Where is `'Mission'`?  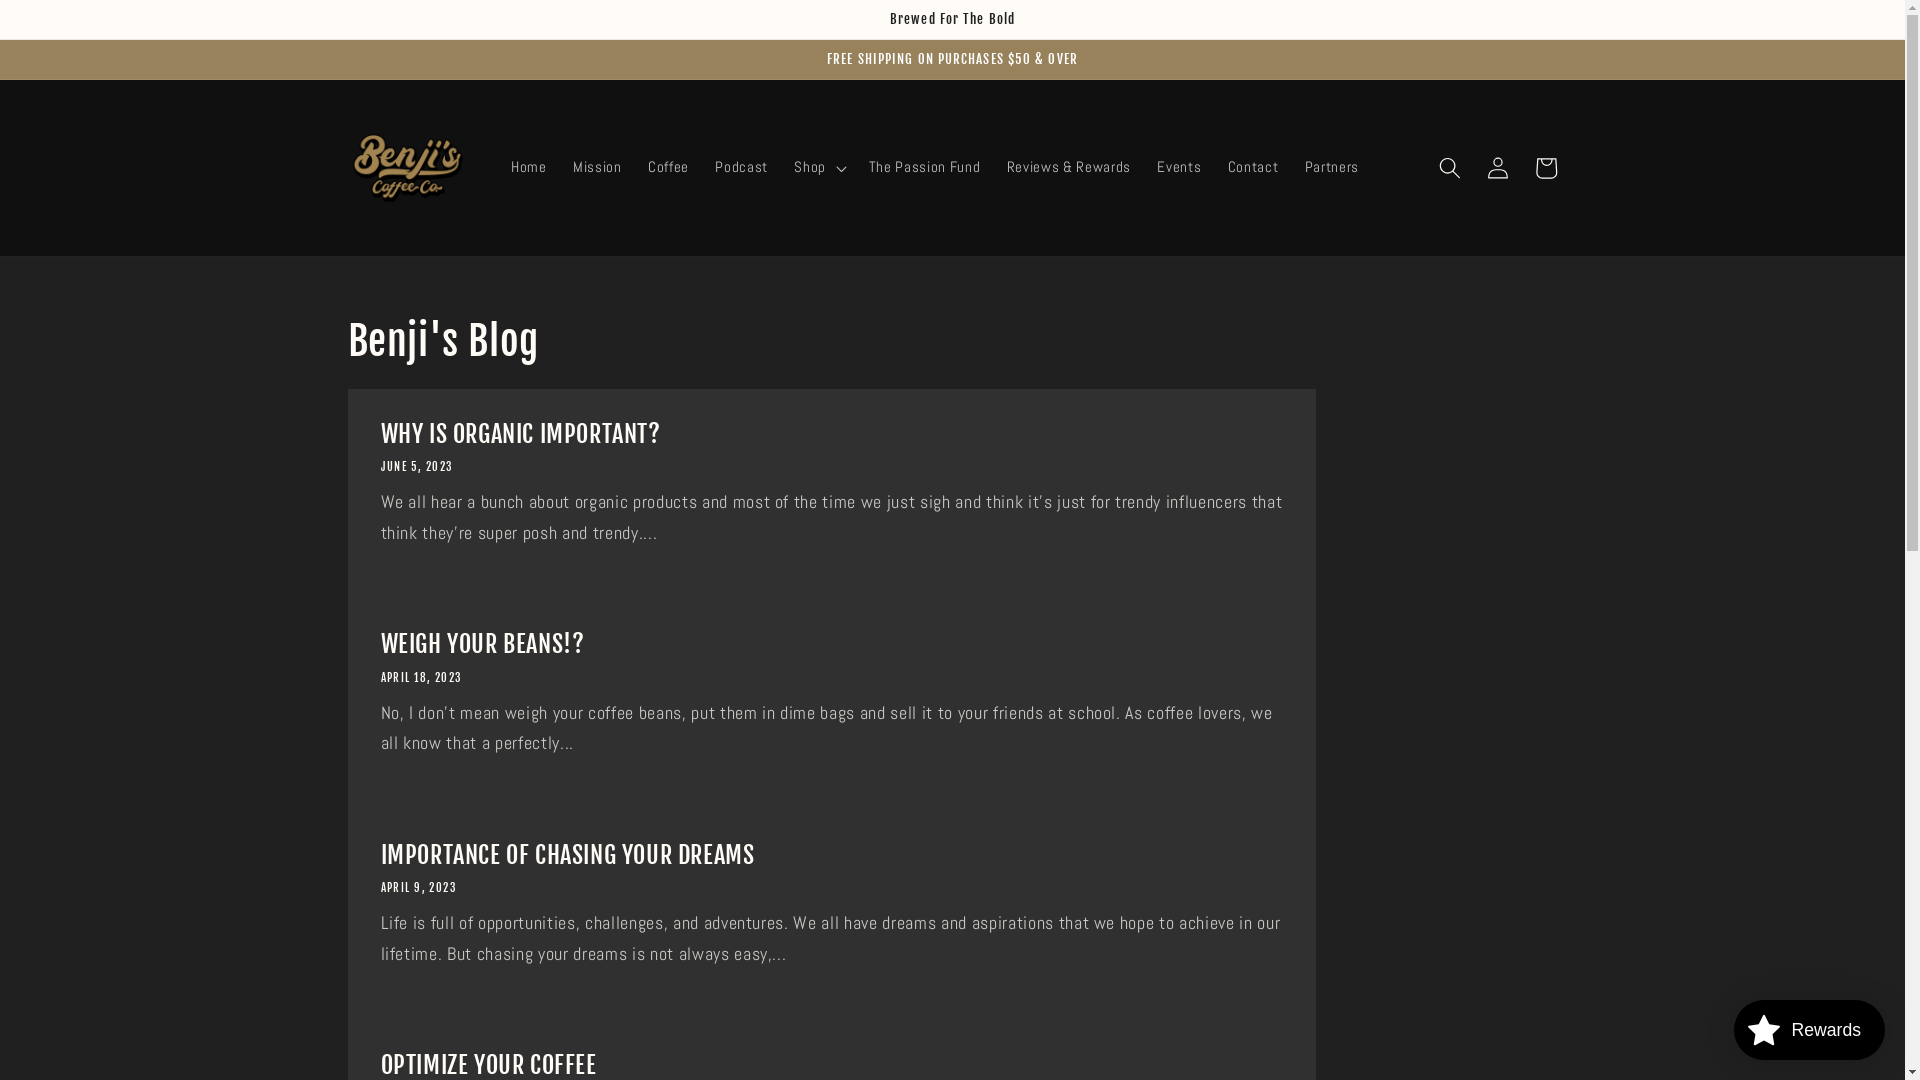 'Mission' is located at coordinates (596, 167).